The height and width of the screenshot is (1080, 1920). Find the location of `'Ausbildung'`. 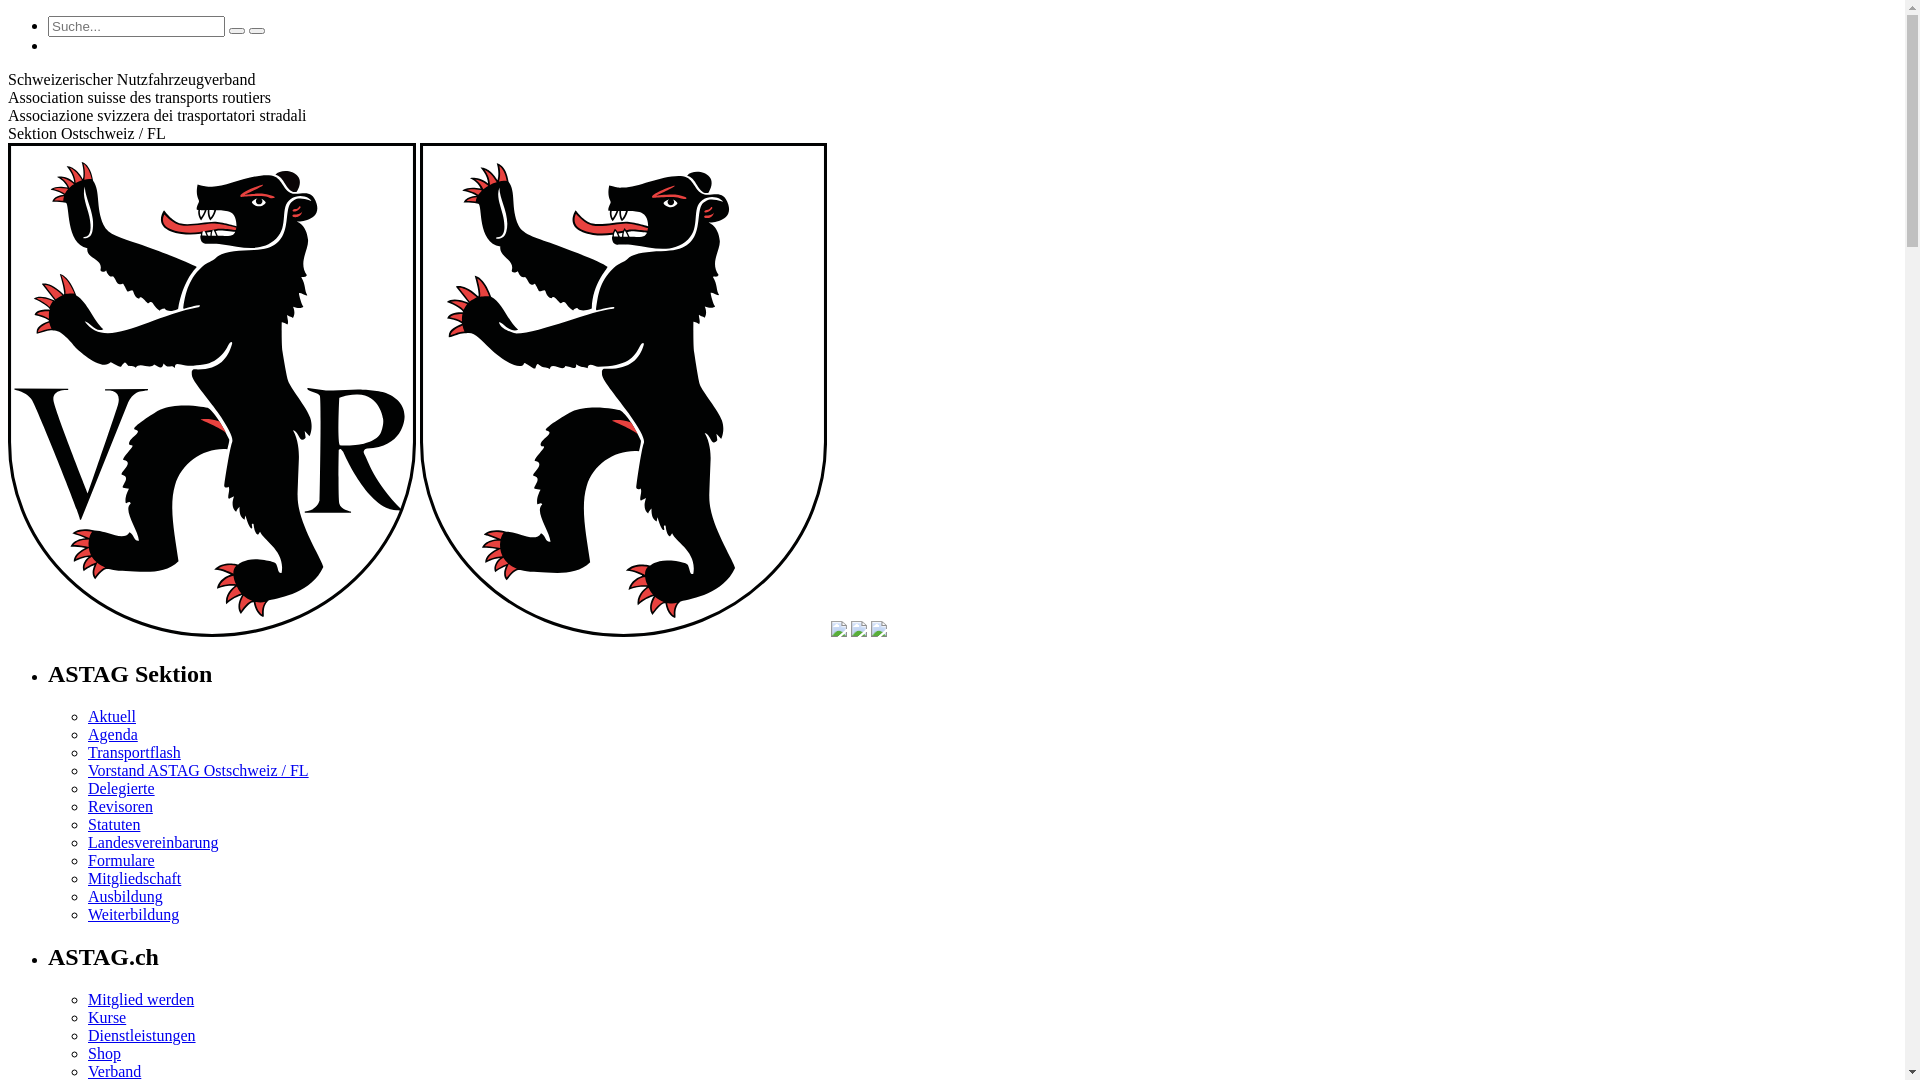

'Ausbildung' is located at coordinates (124, 895).